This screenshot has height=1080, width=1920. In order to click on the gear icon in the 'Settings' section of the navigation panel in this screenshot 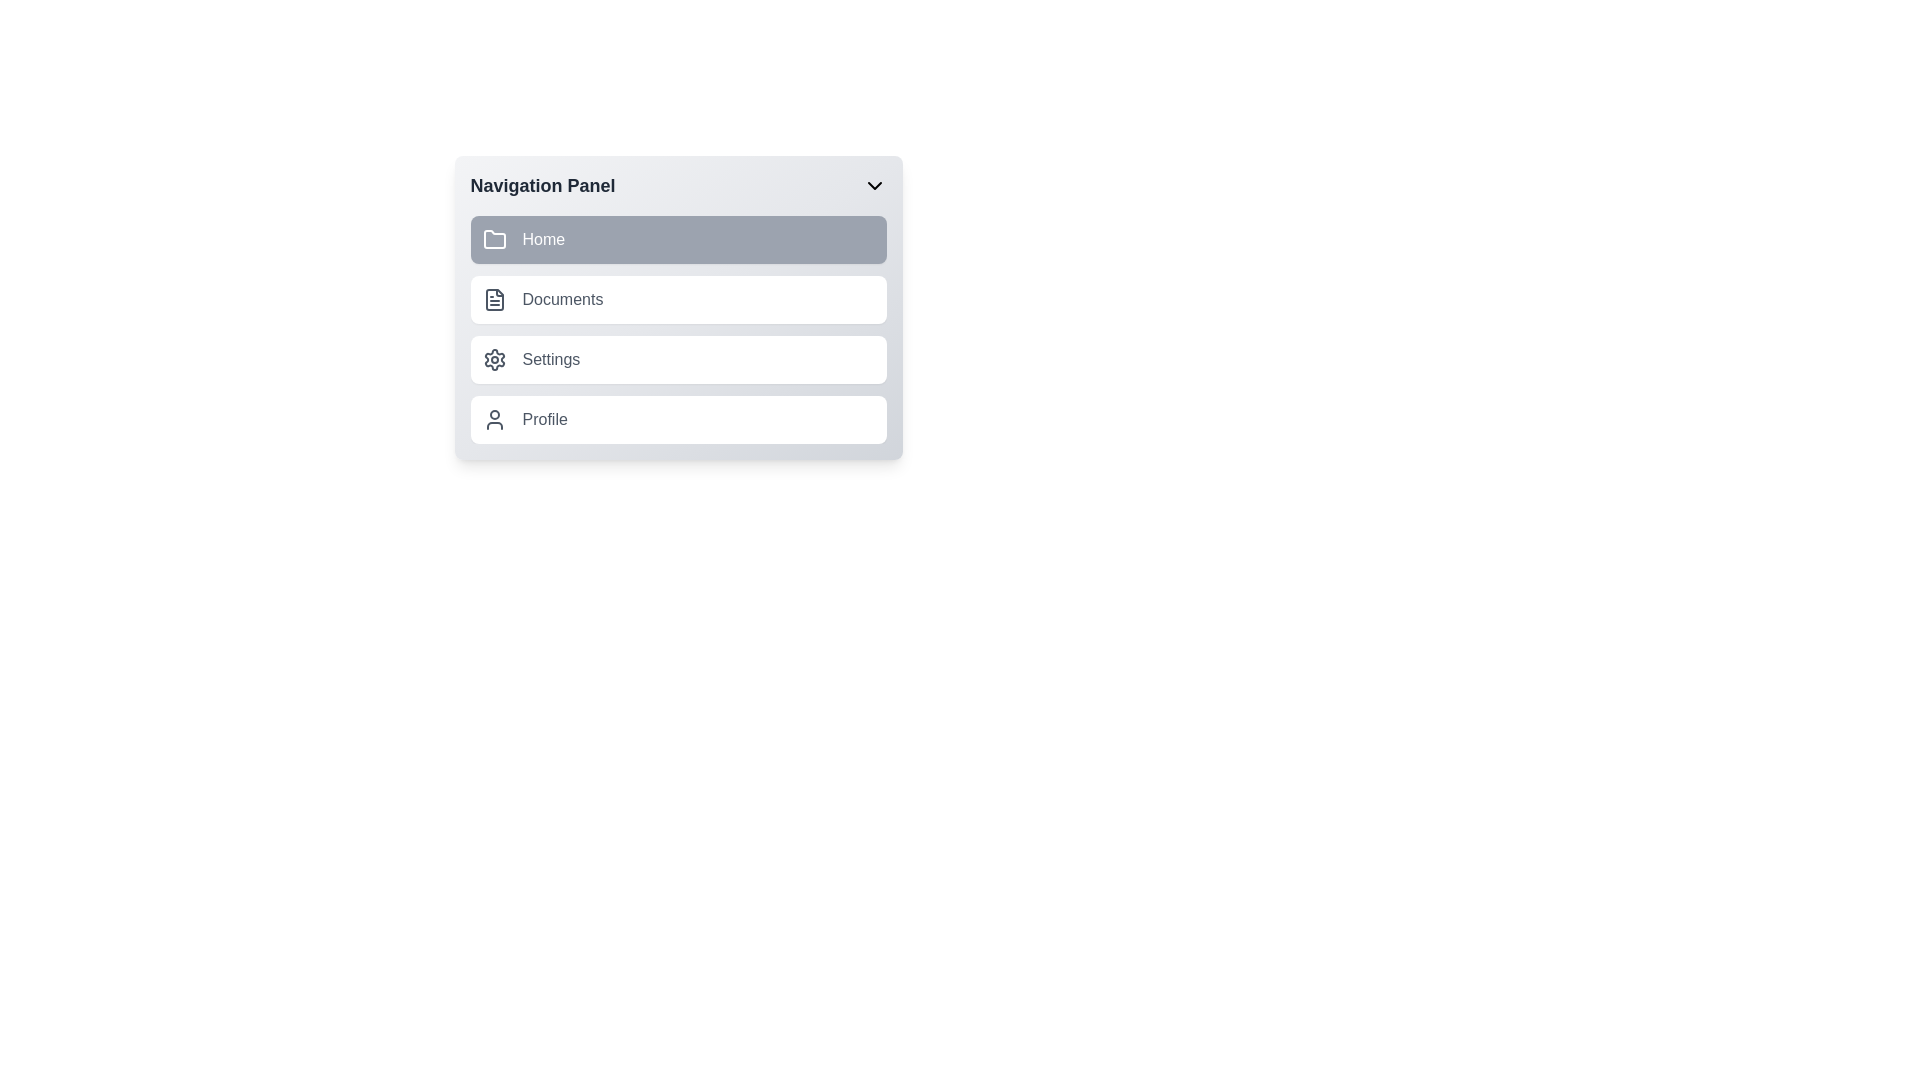, I will do `click(494, 358)`.